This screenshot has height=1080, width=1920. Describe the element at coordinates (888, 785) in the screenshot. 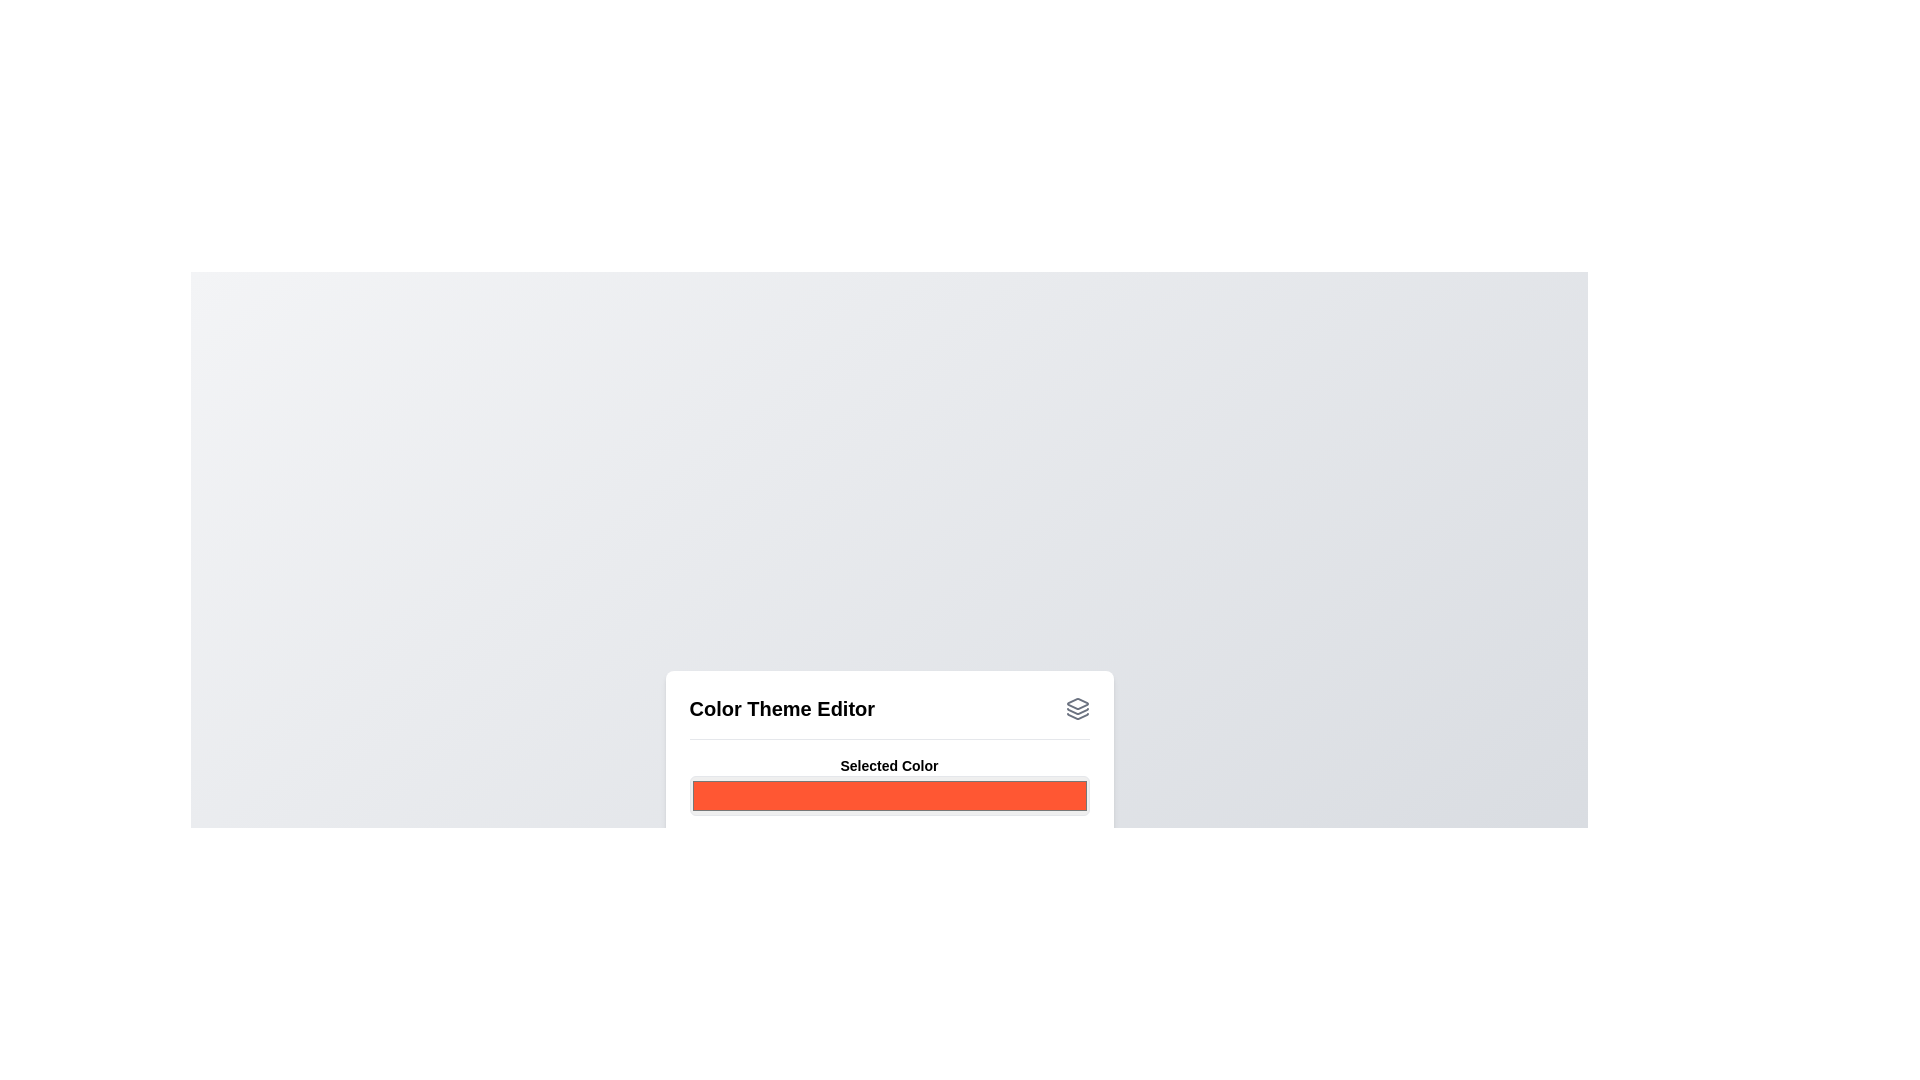

I see `the Color display box labeled 'Selected Color' which has a solid orange hue and a button-like appearance` at that location.